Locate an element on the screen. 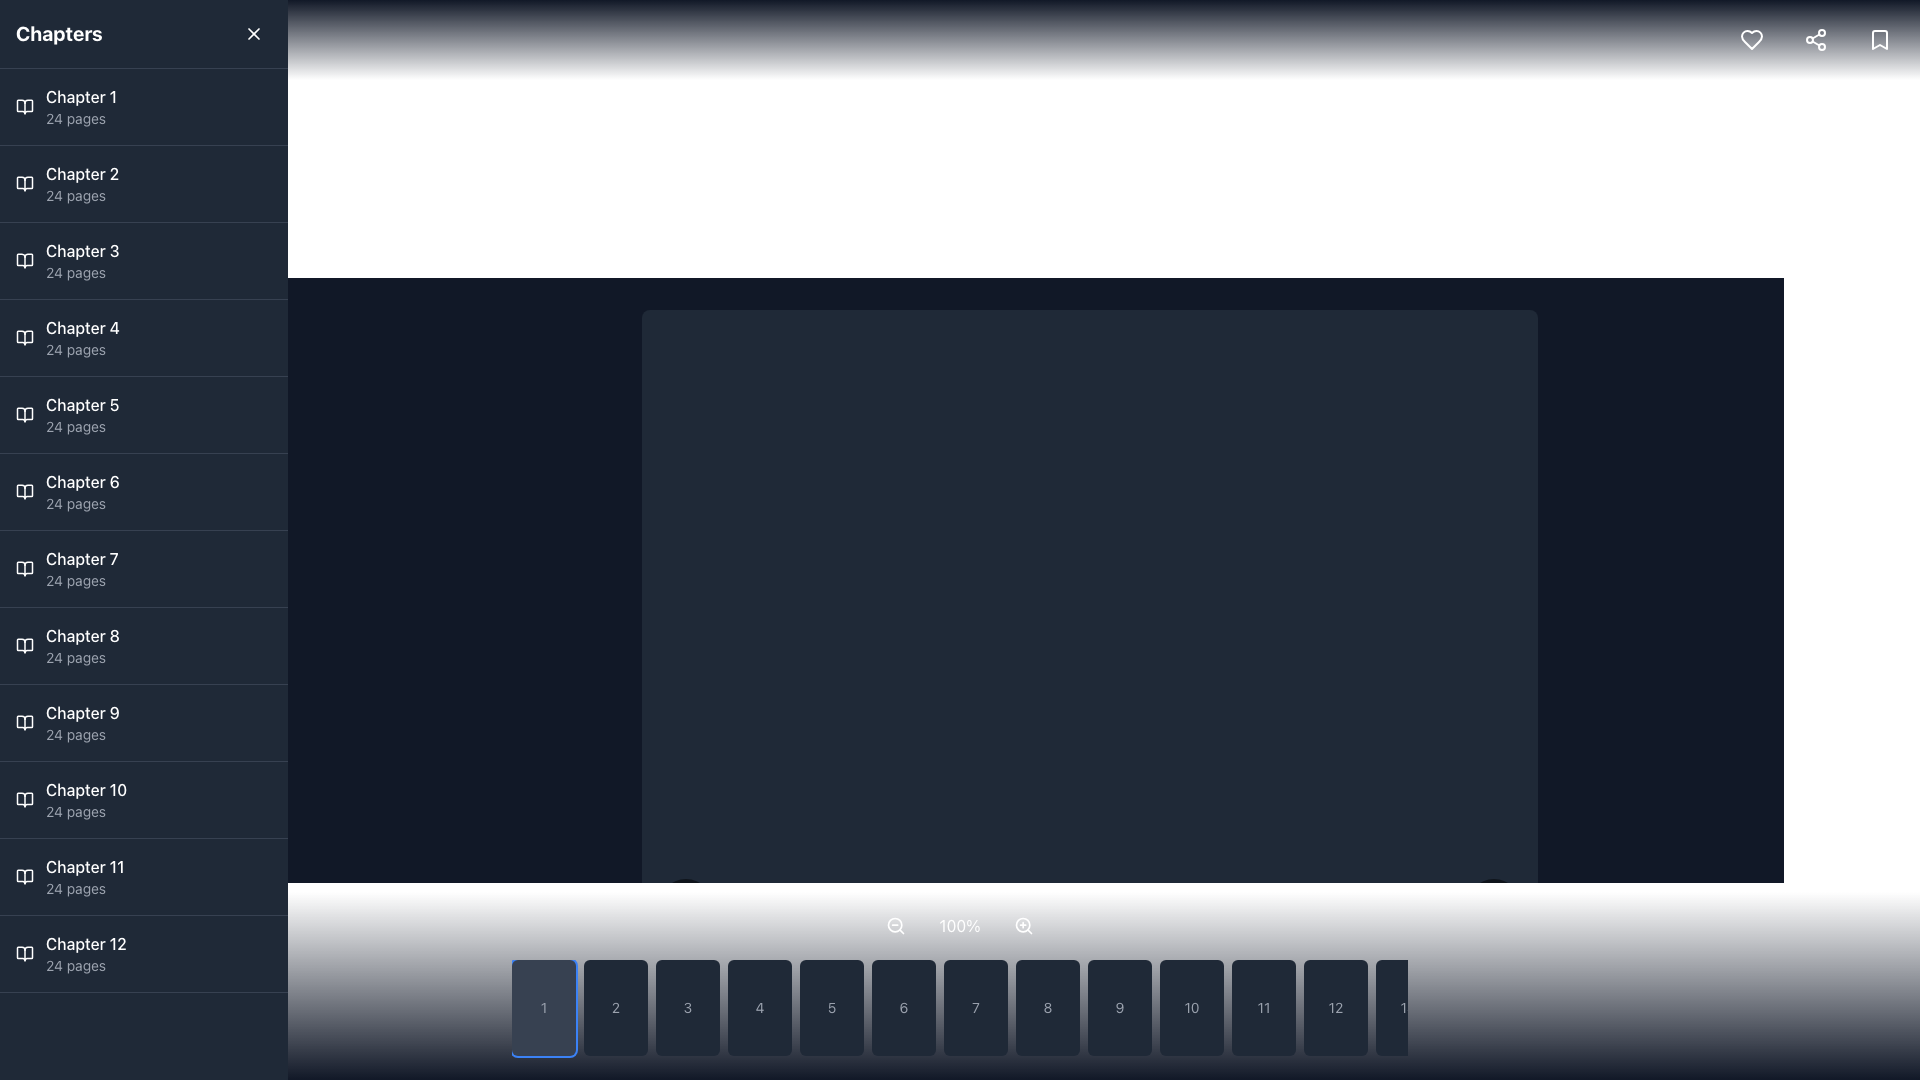  the open book icon located in the left sidebar panel next to the 'Chapter 3' label to indicate selection or navigation is located at coordinates (24, 260).